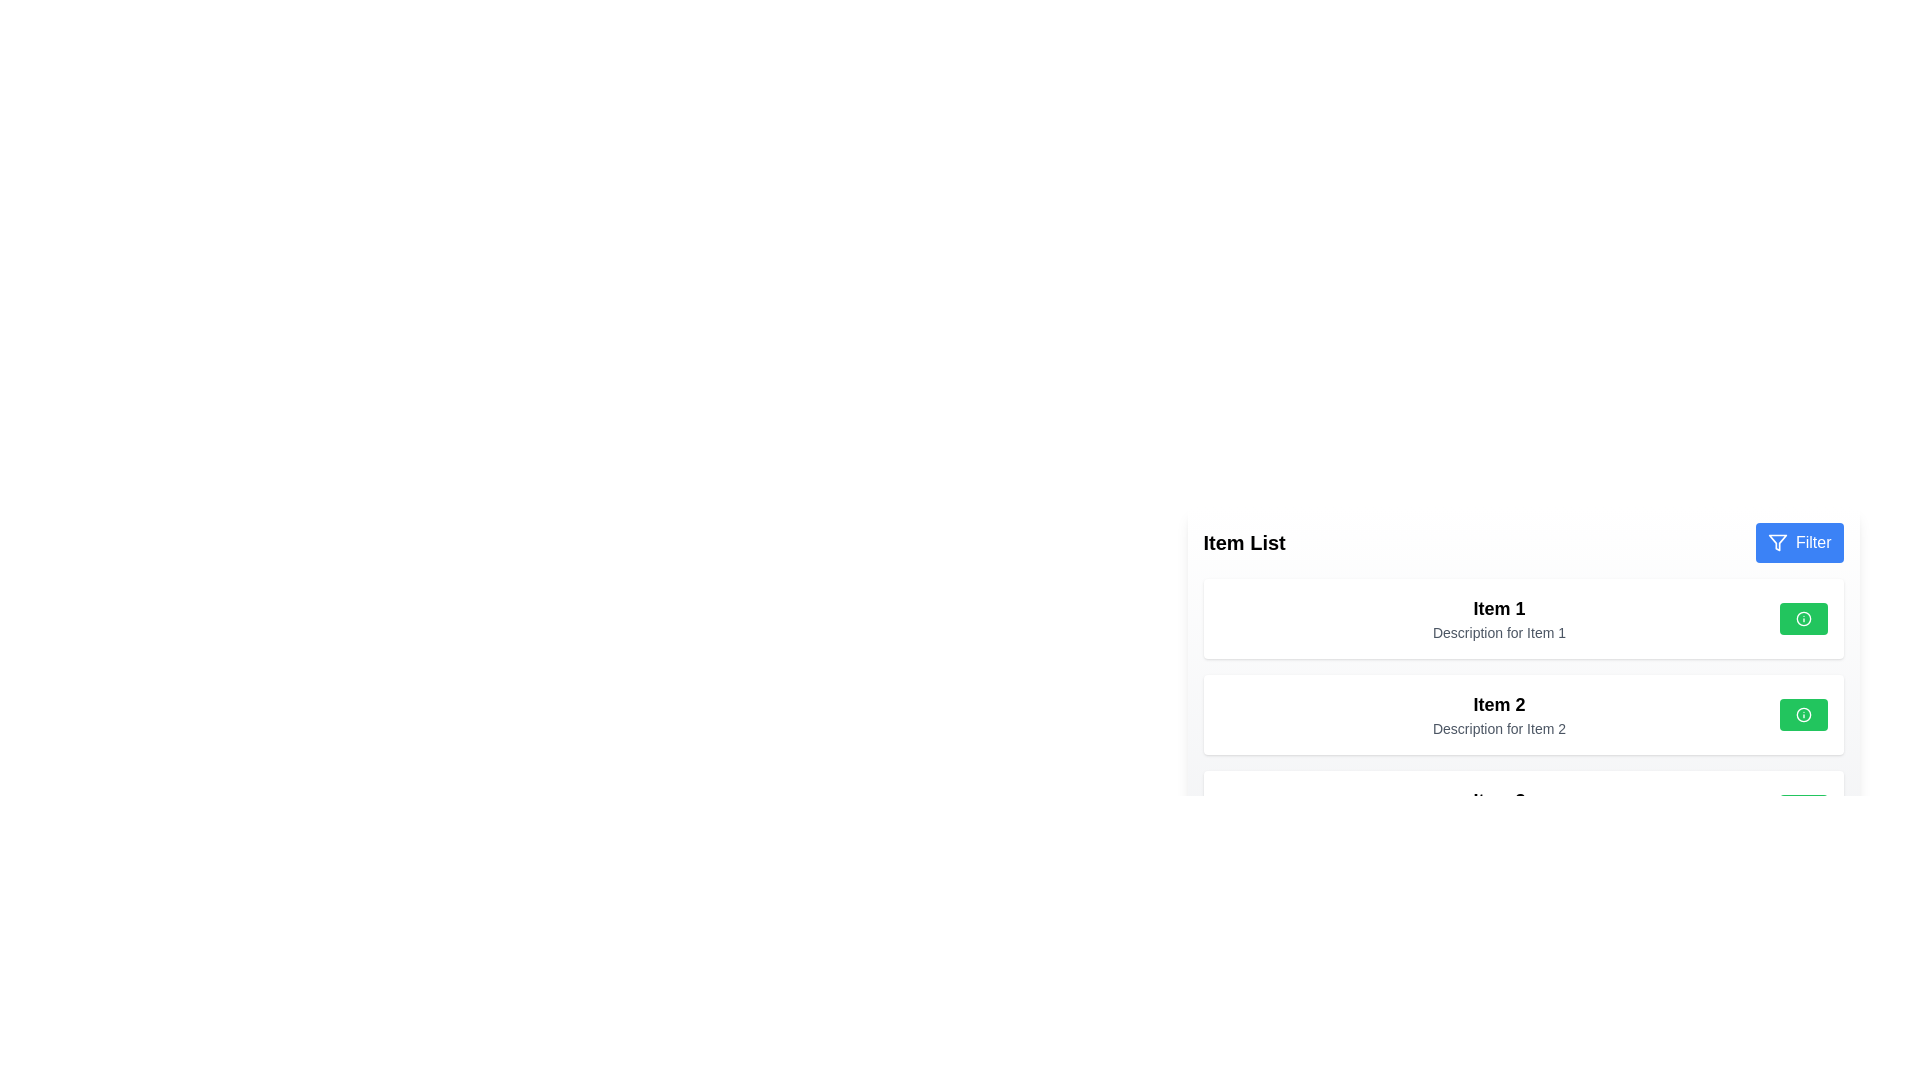 Image resolution: width=1920 pixels, height=1080 pixels. I want to click on the text label displaying descriptive information about 'Item 2' in the 'Item List' section, so click(1499, 729).